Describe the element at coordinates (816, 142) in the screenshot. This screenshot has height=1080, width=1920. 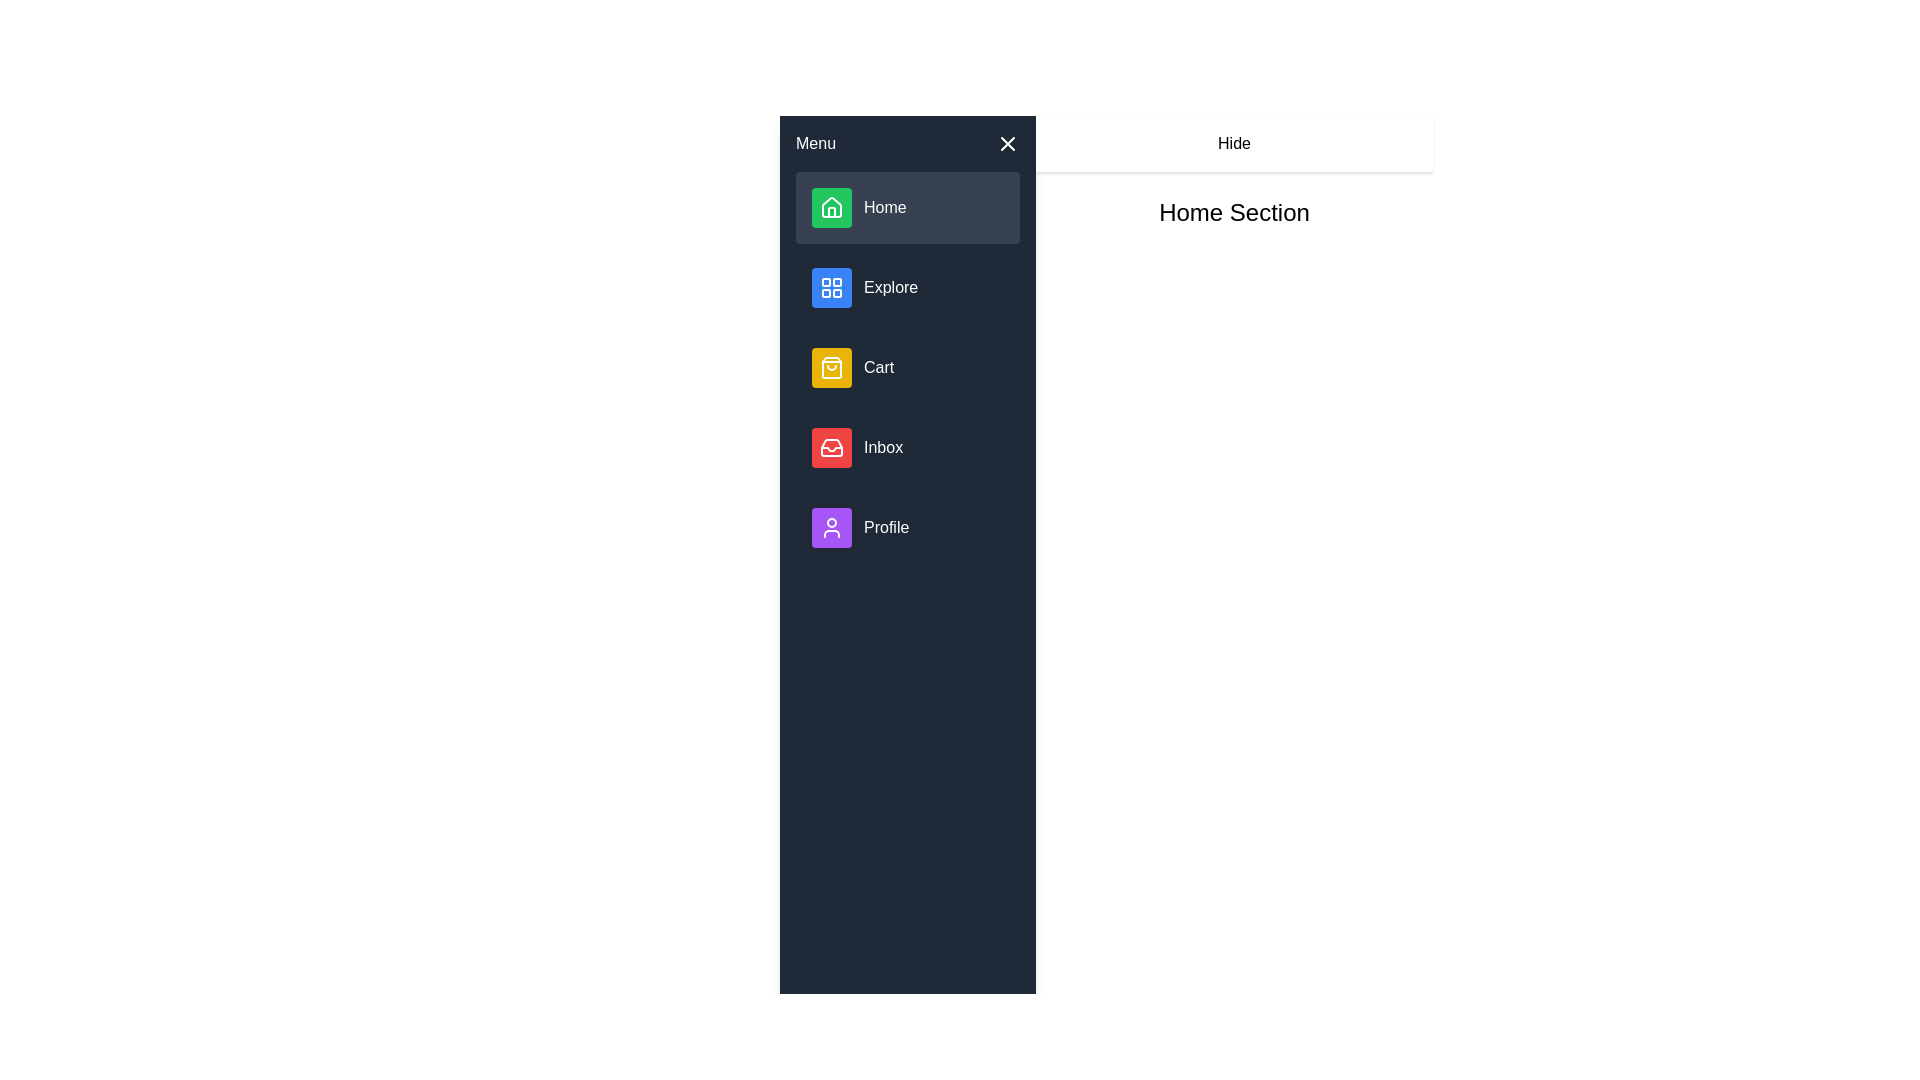
I see `the Text label in the top section of the navigation pane, which indicates the menu or navigation area for accessing various app functionalities` at that location.